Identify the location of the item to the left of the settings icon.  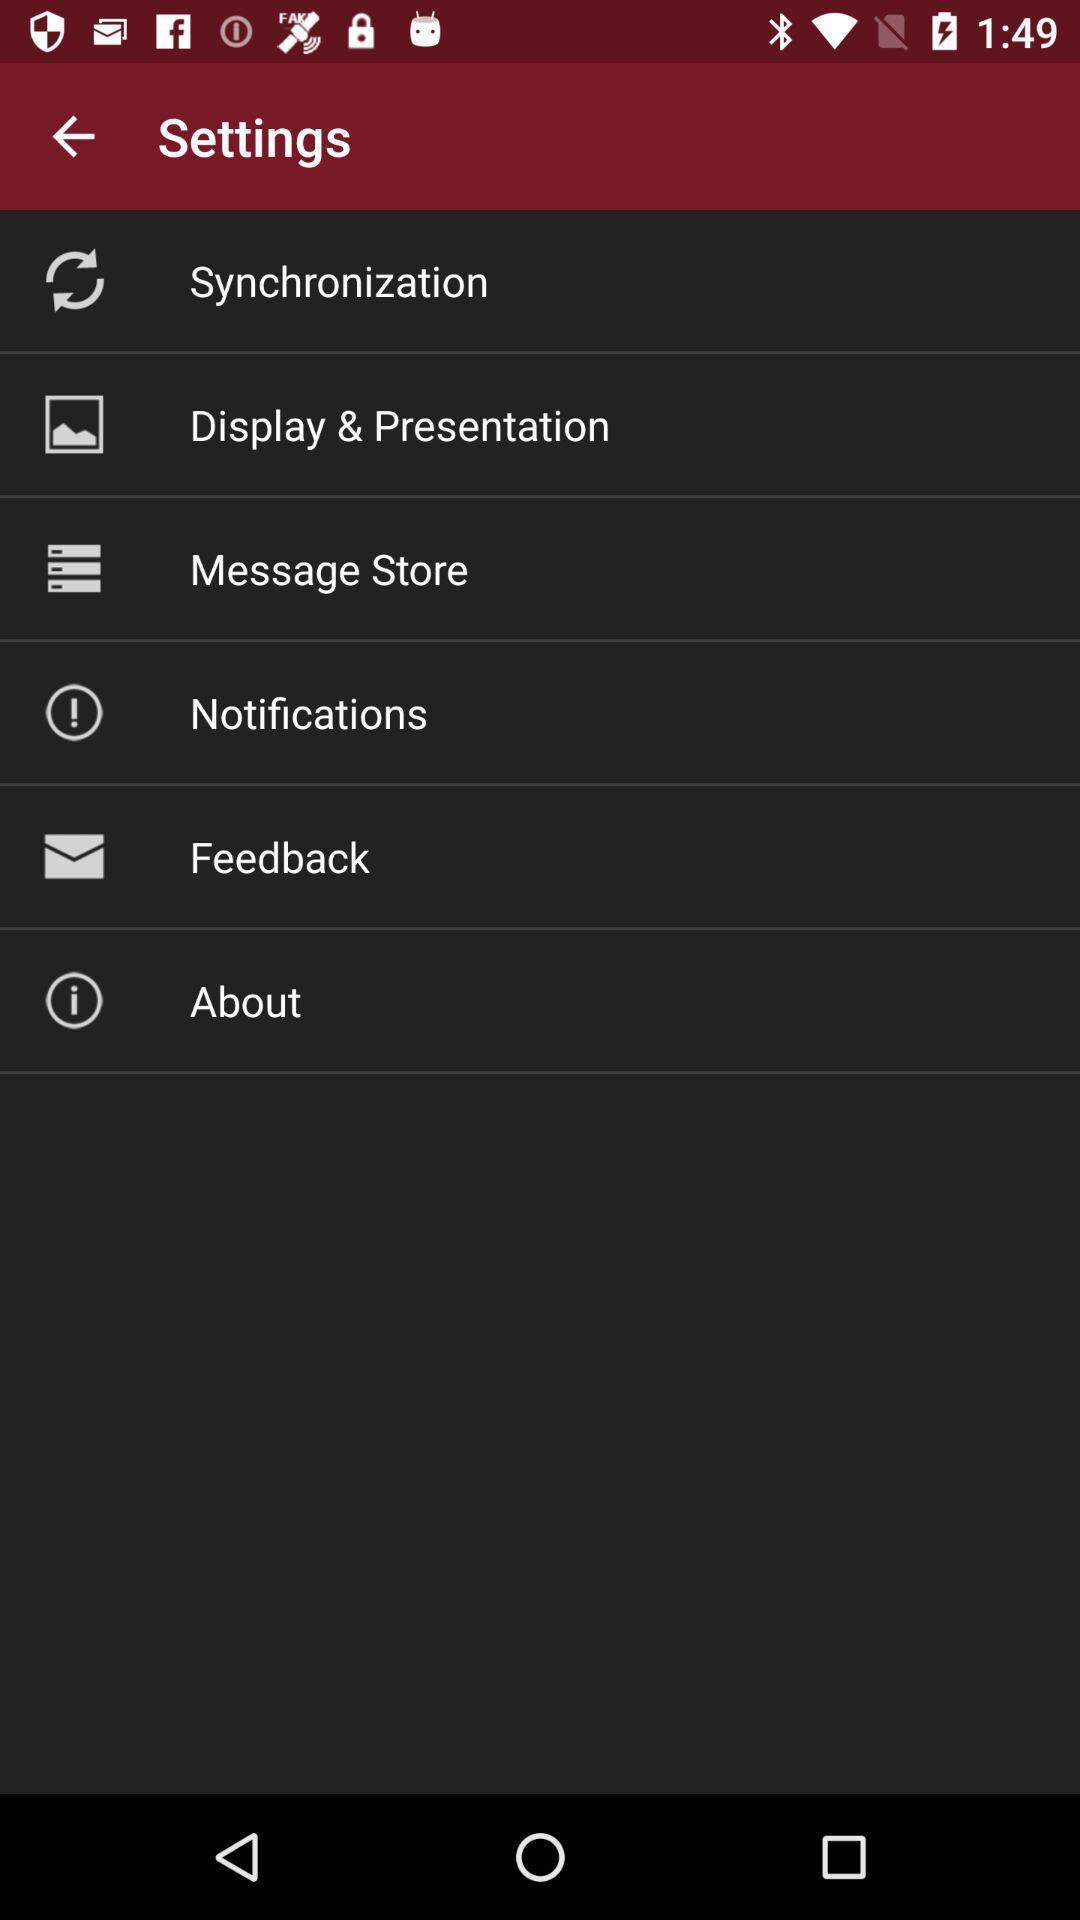
(72, 135).